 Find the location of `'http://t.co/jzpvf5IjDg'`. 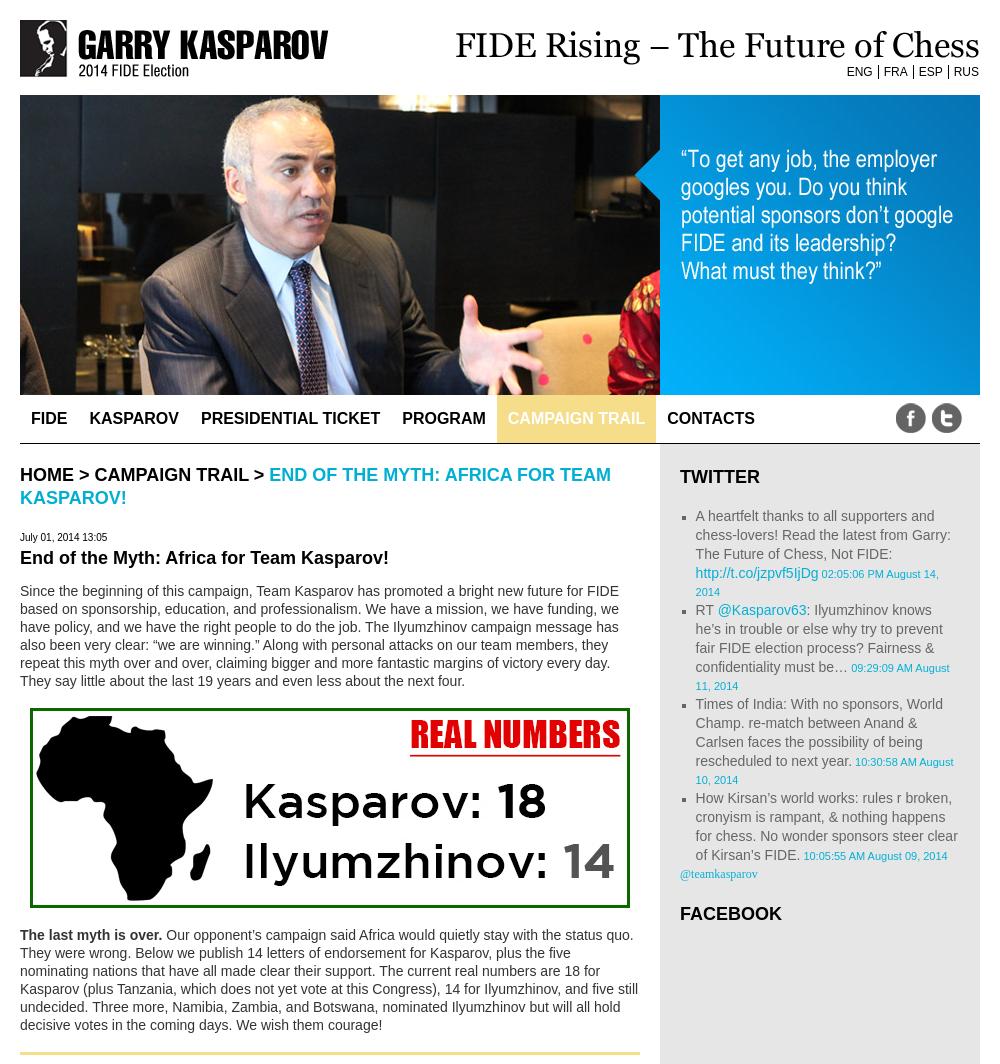

'http://t.co/jzpvf5IjDg' is located at coordinates (756, 572).